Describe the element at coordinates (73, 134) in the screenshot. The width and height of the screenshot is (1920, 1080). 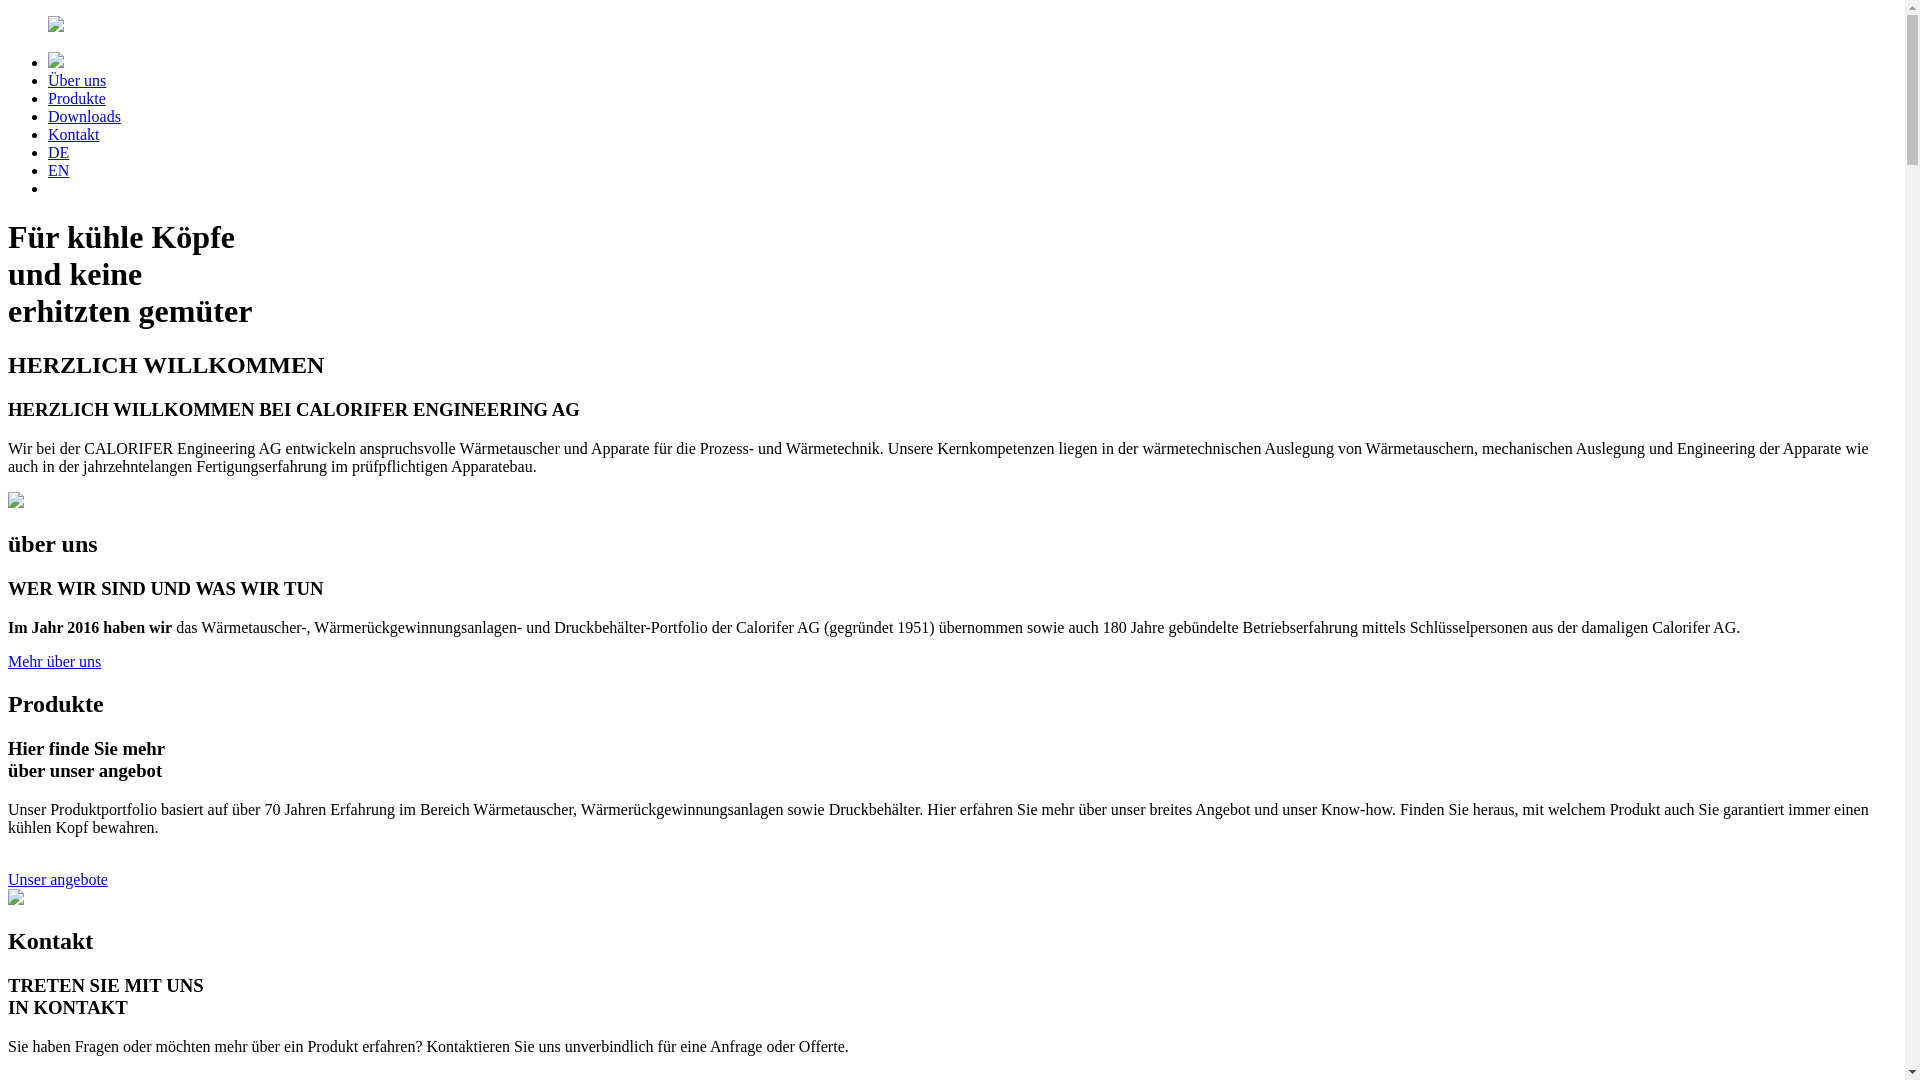
I see `'Kontakt'` at that location.